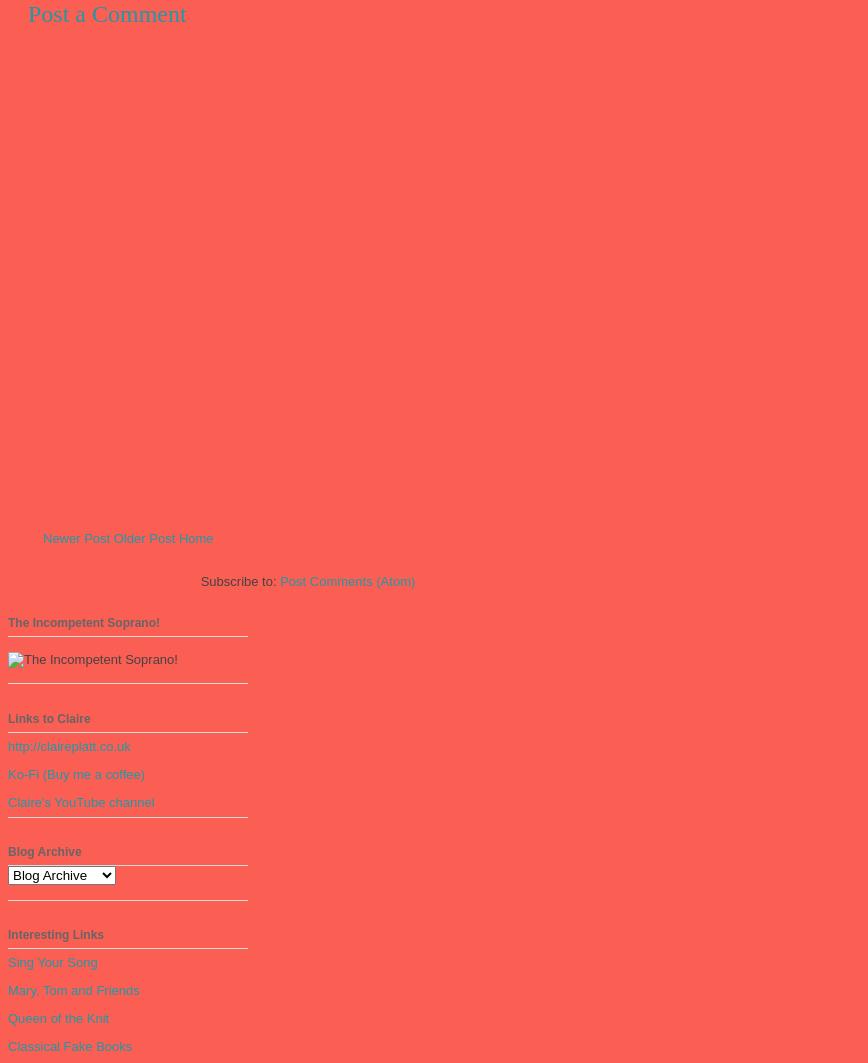 This screenshot has width=868, height=1063. What do you see at coordinates (7, 622) in the screenshot?
I see `'The Incompetent Soprano!'` at bounding box center [7, 622].